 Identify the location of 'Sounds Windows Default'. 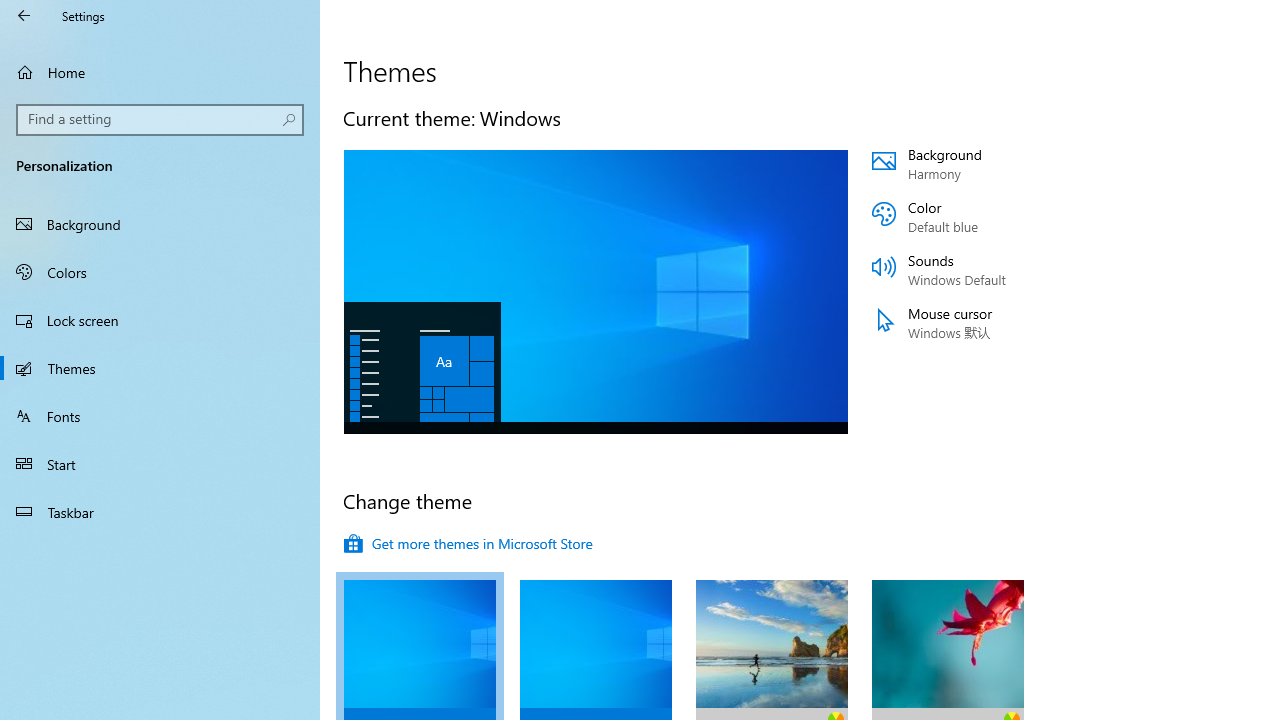
(992, 270).